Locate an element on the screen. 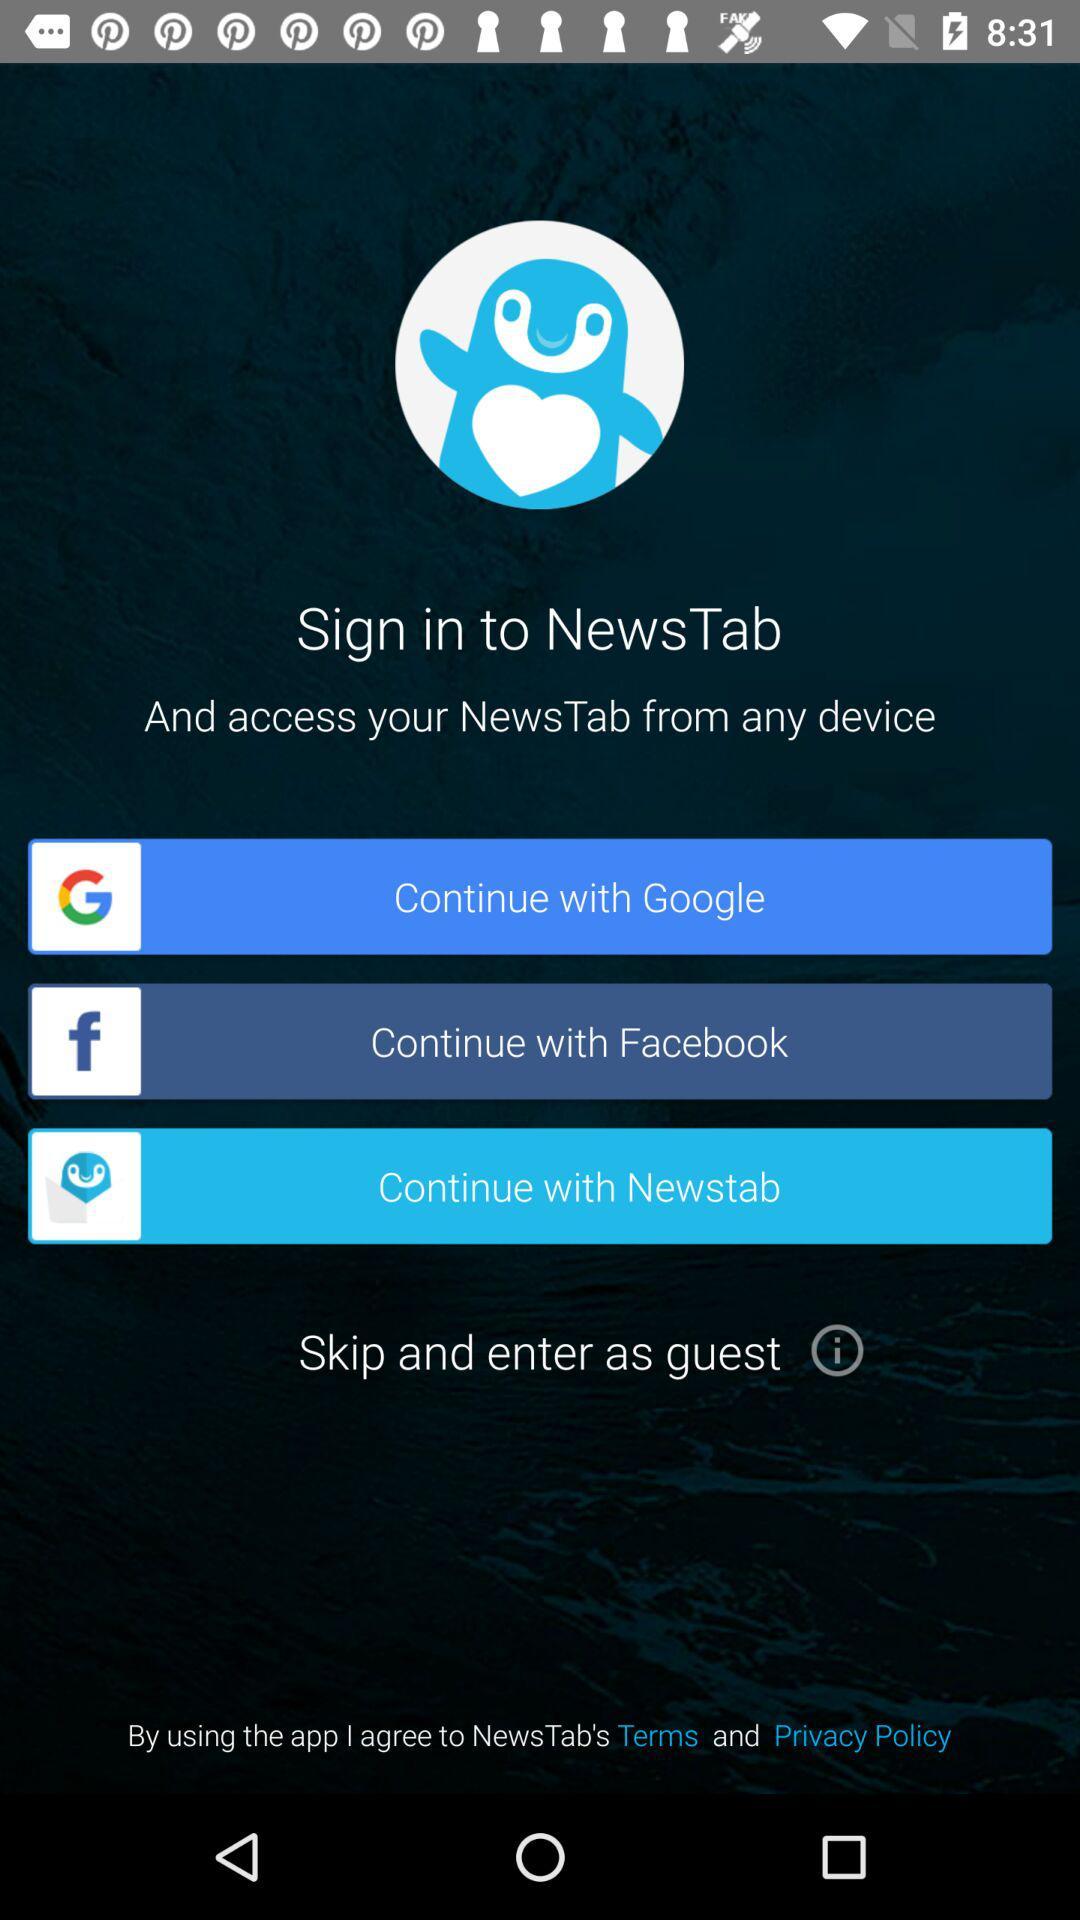  the info icon is located at coordinates (837, 1350).